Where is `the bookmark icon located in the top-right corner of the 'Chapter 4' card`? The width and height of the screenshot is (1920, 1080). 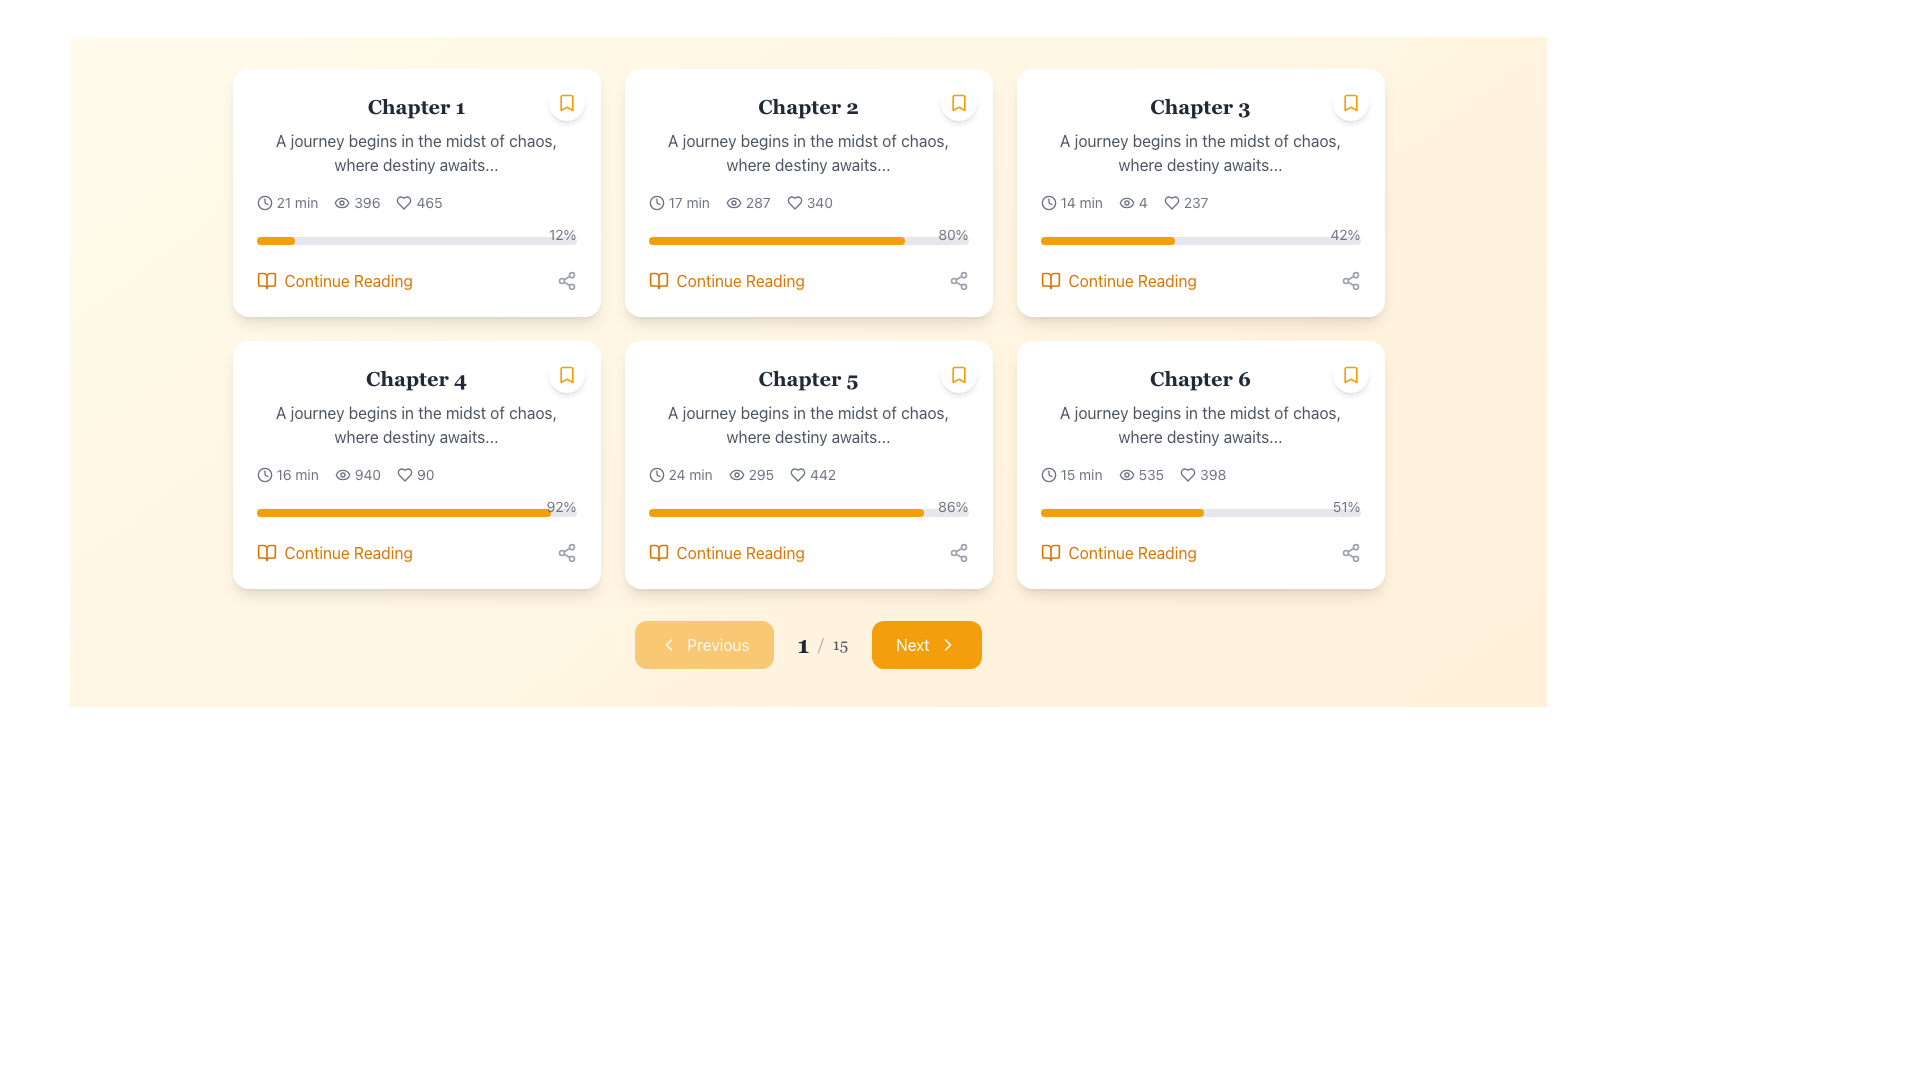
the bookmark icon located in the top-right corner of the 'Chapter 4' card is located at coordinates (565, 374).